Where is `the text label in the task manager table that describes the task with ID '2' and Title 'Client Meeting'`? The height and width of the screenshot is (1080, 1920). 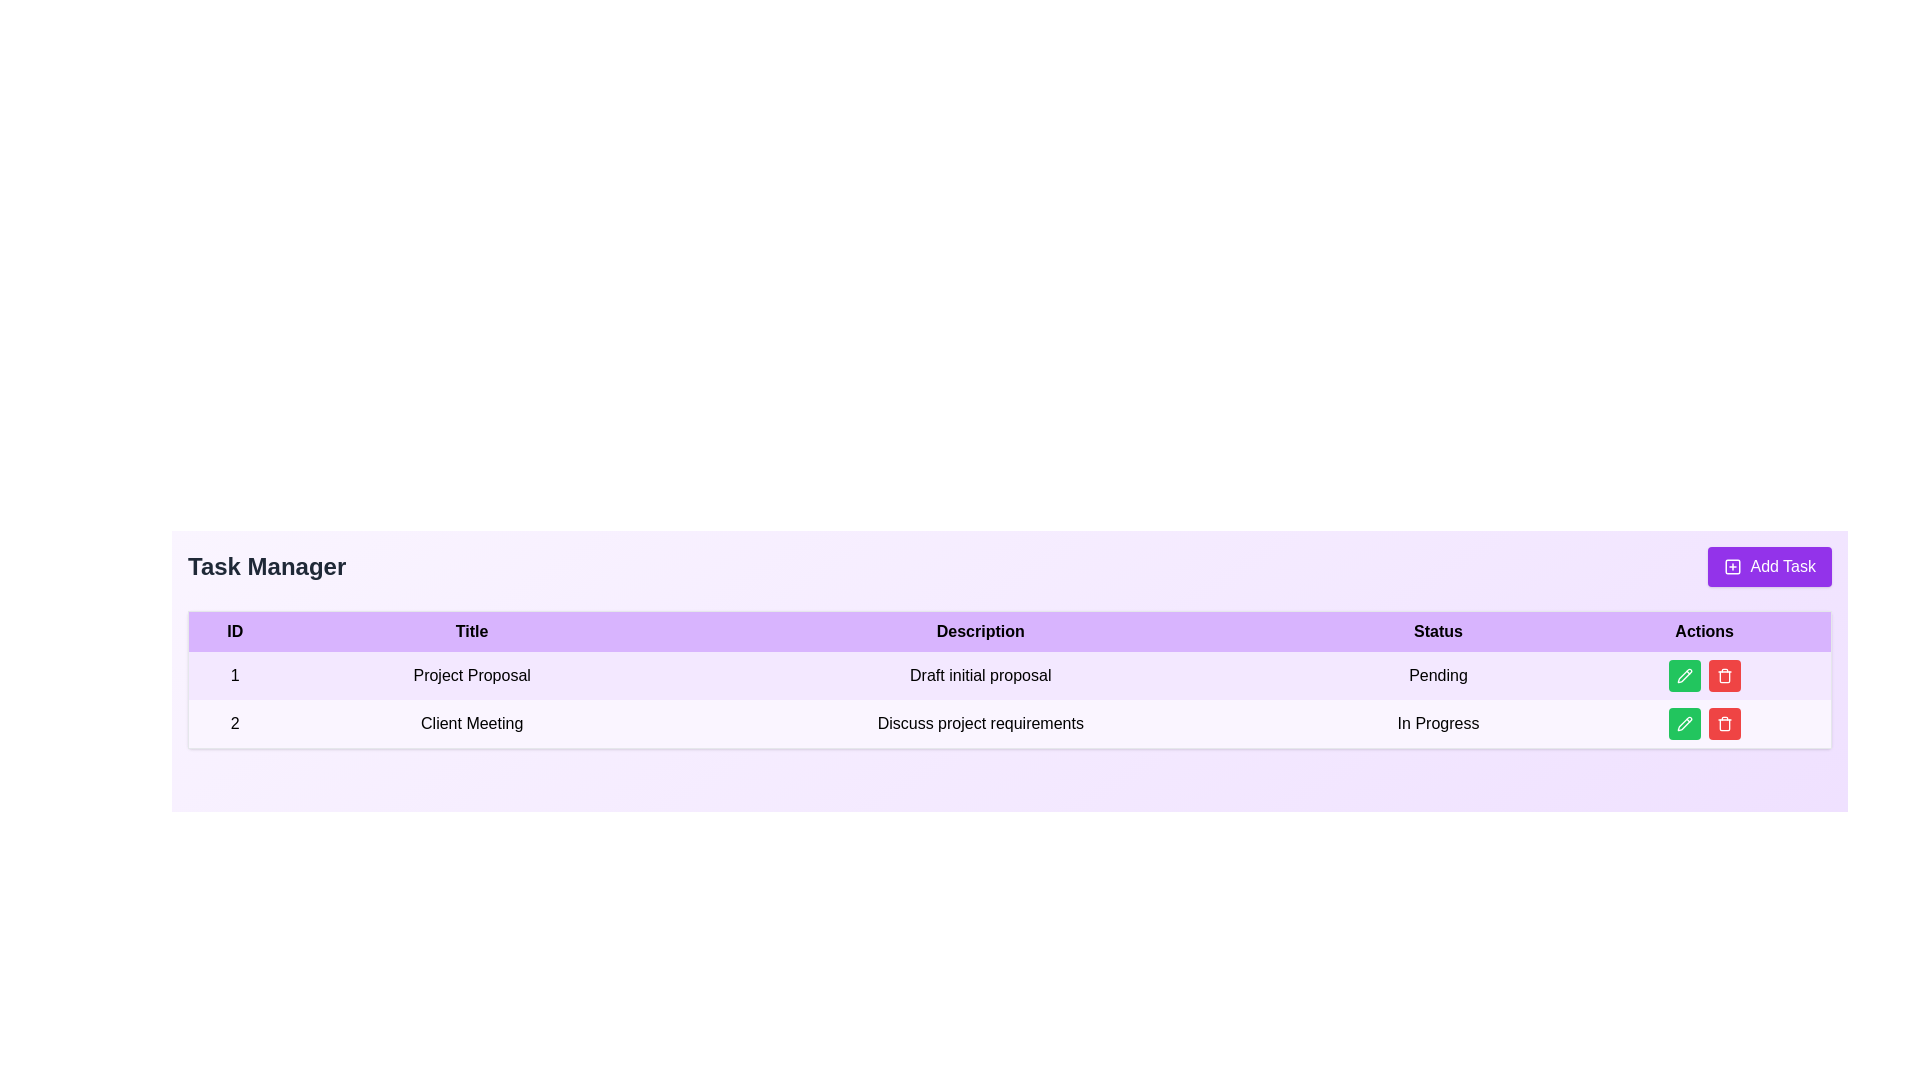
the text label in the task manager table that describes the task with ID '2' and Title 'Client Meeting' is located at coordinates (980, 724).